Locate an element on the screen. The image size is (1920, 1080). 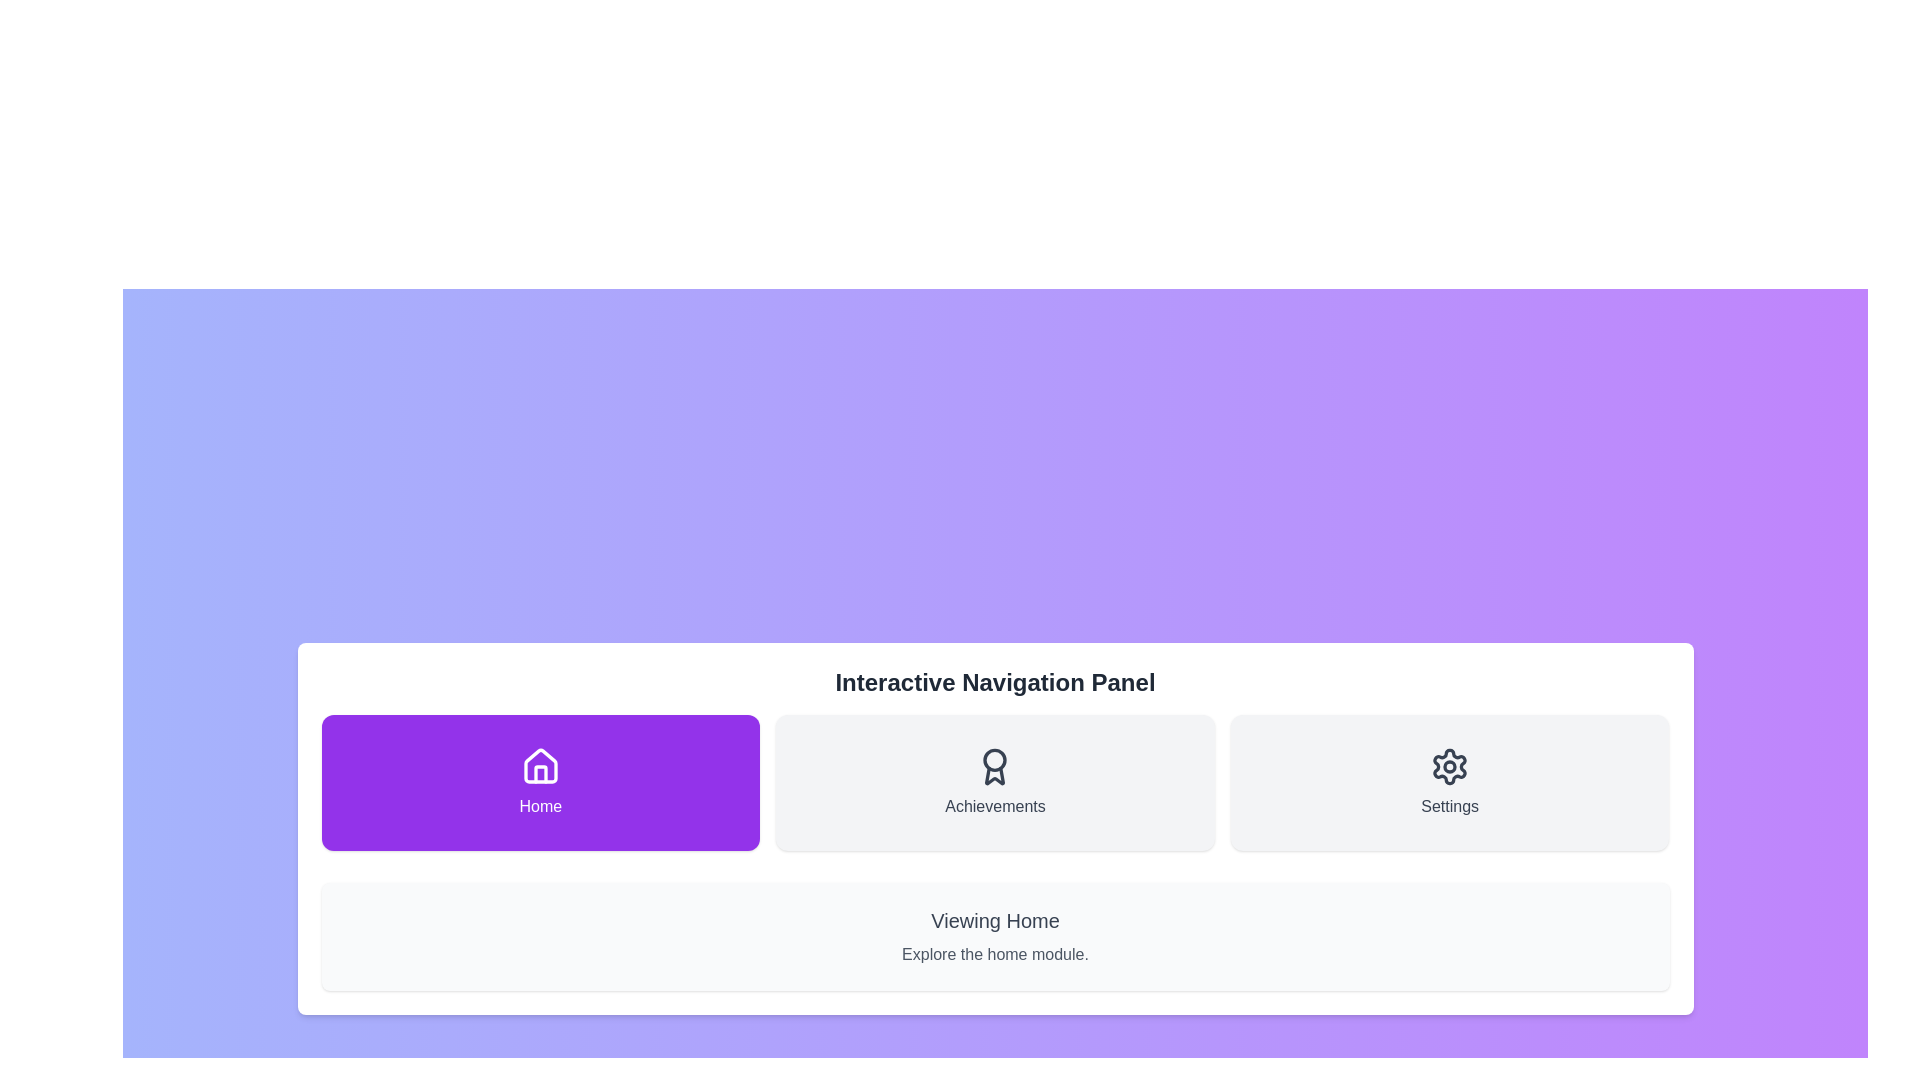
the house-shaped icon located within the 'Home' button is located at coordinates (540, 766).